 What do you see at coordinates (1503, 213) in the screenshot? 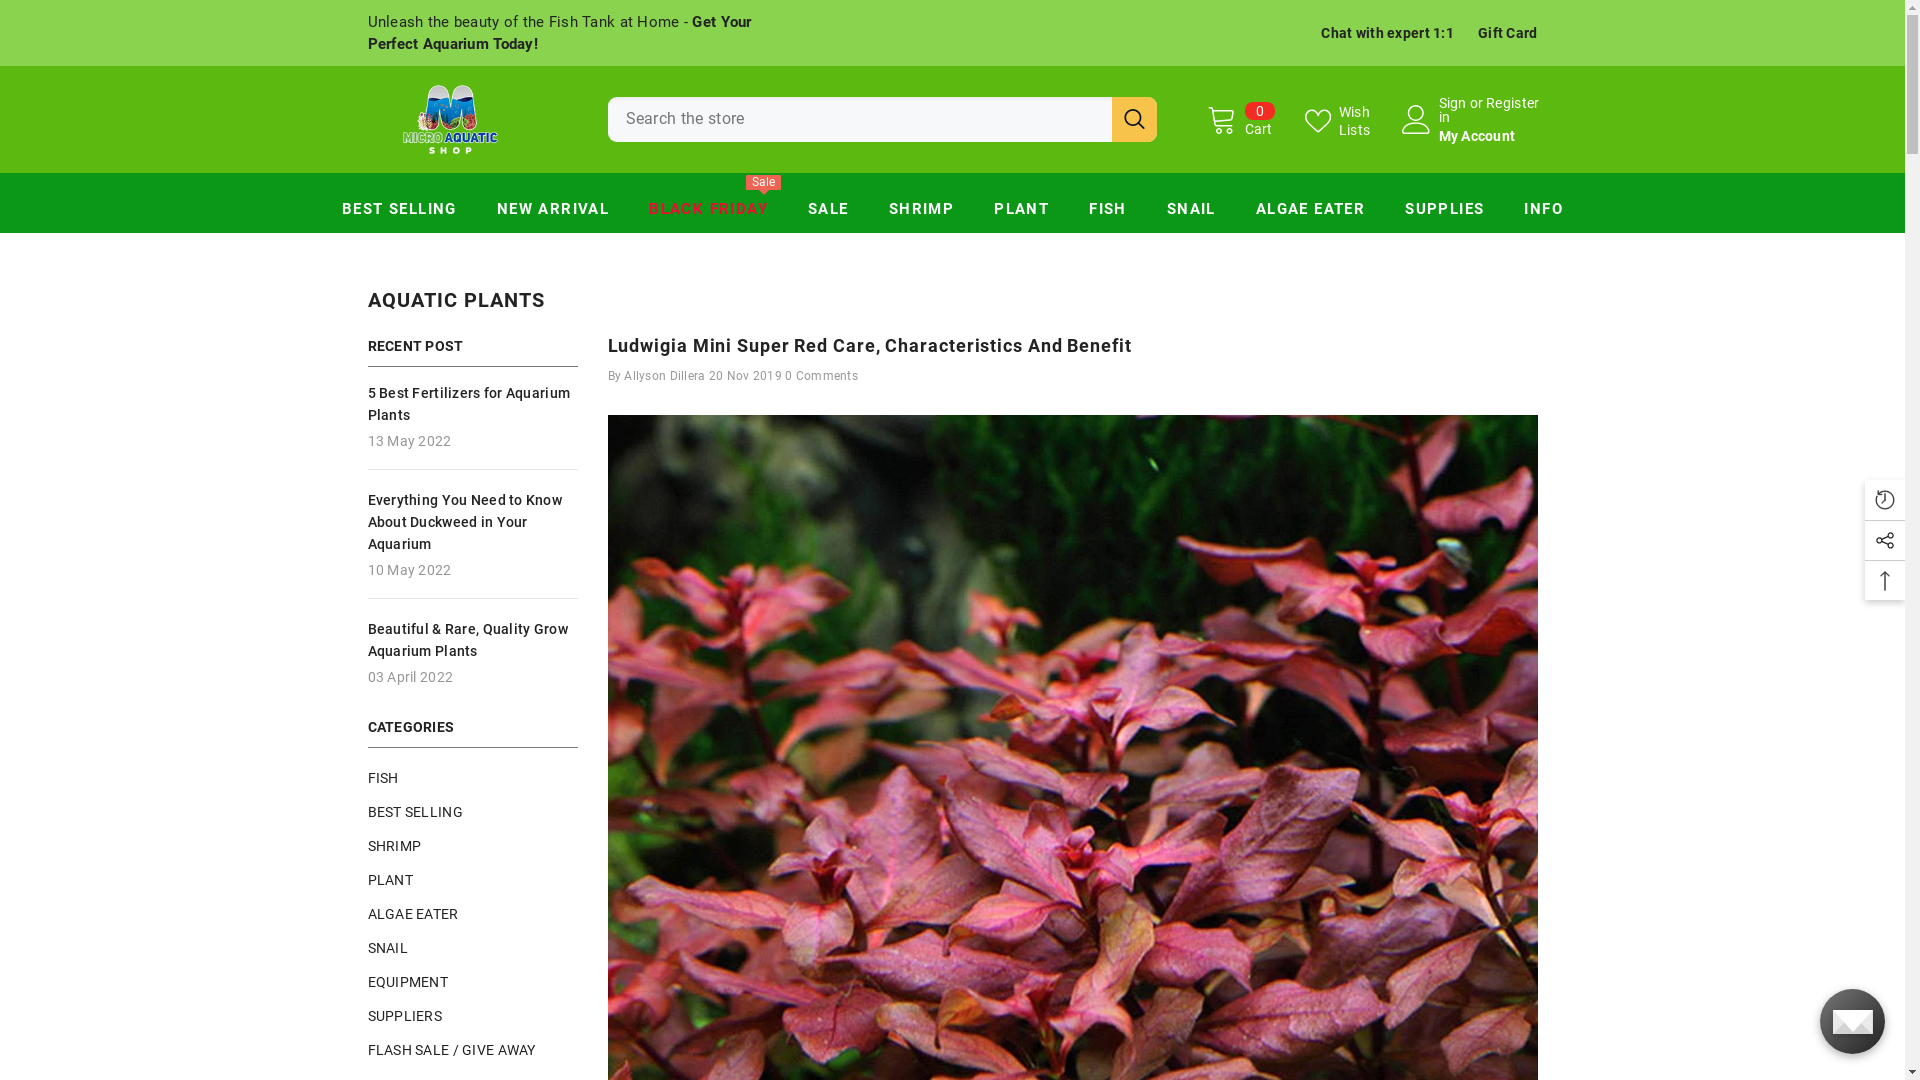
I see `'INFO'` at bounding box center [1503, 213].